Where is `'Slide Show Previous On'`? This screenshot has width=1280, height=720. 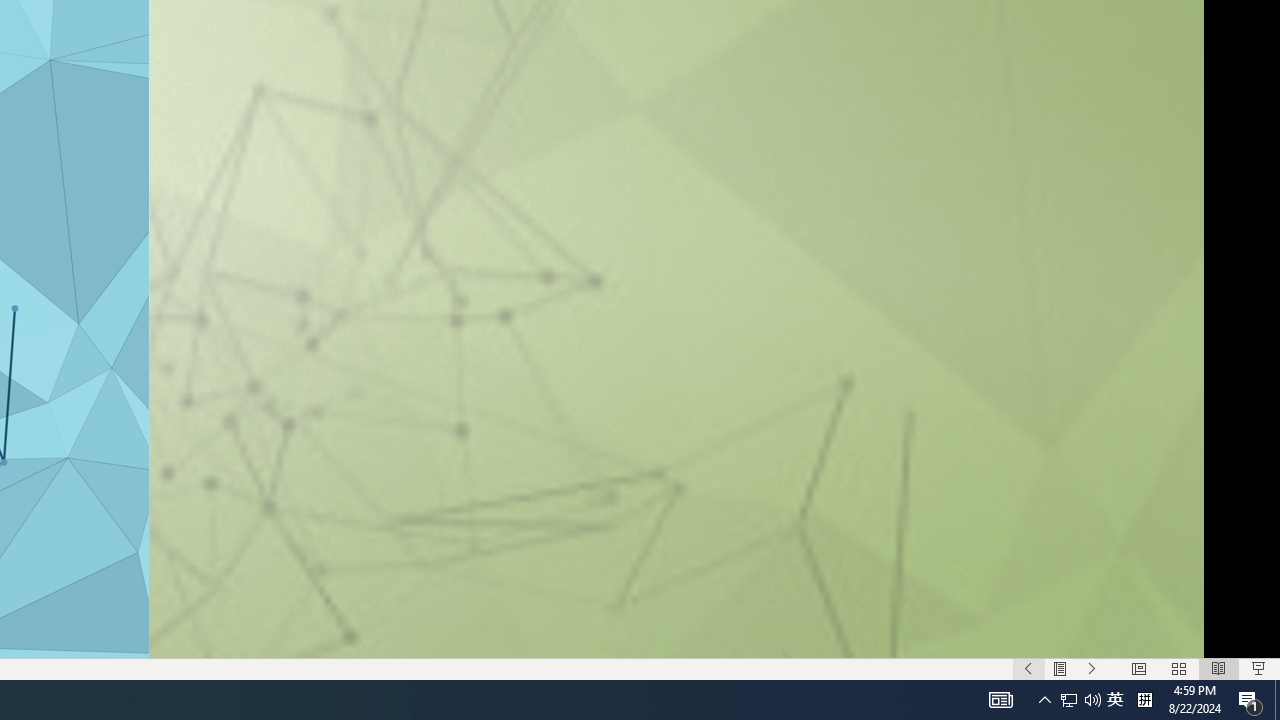 'Slide Show Previous On' is located at coordinates (1028, 669).